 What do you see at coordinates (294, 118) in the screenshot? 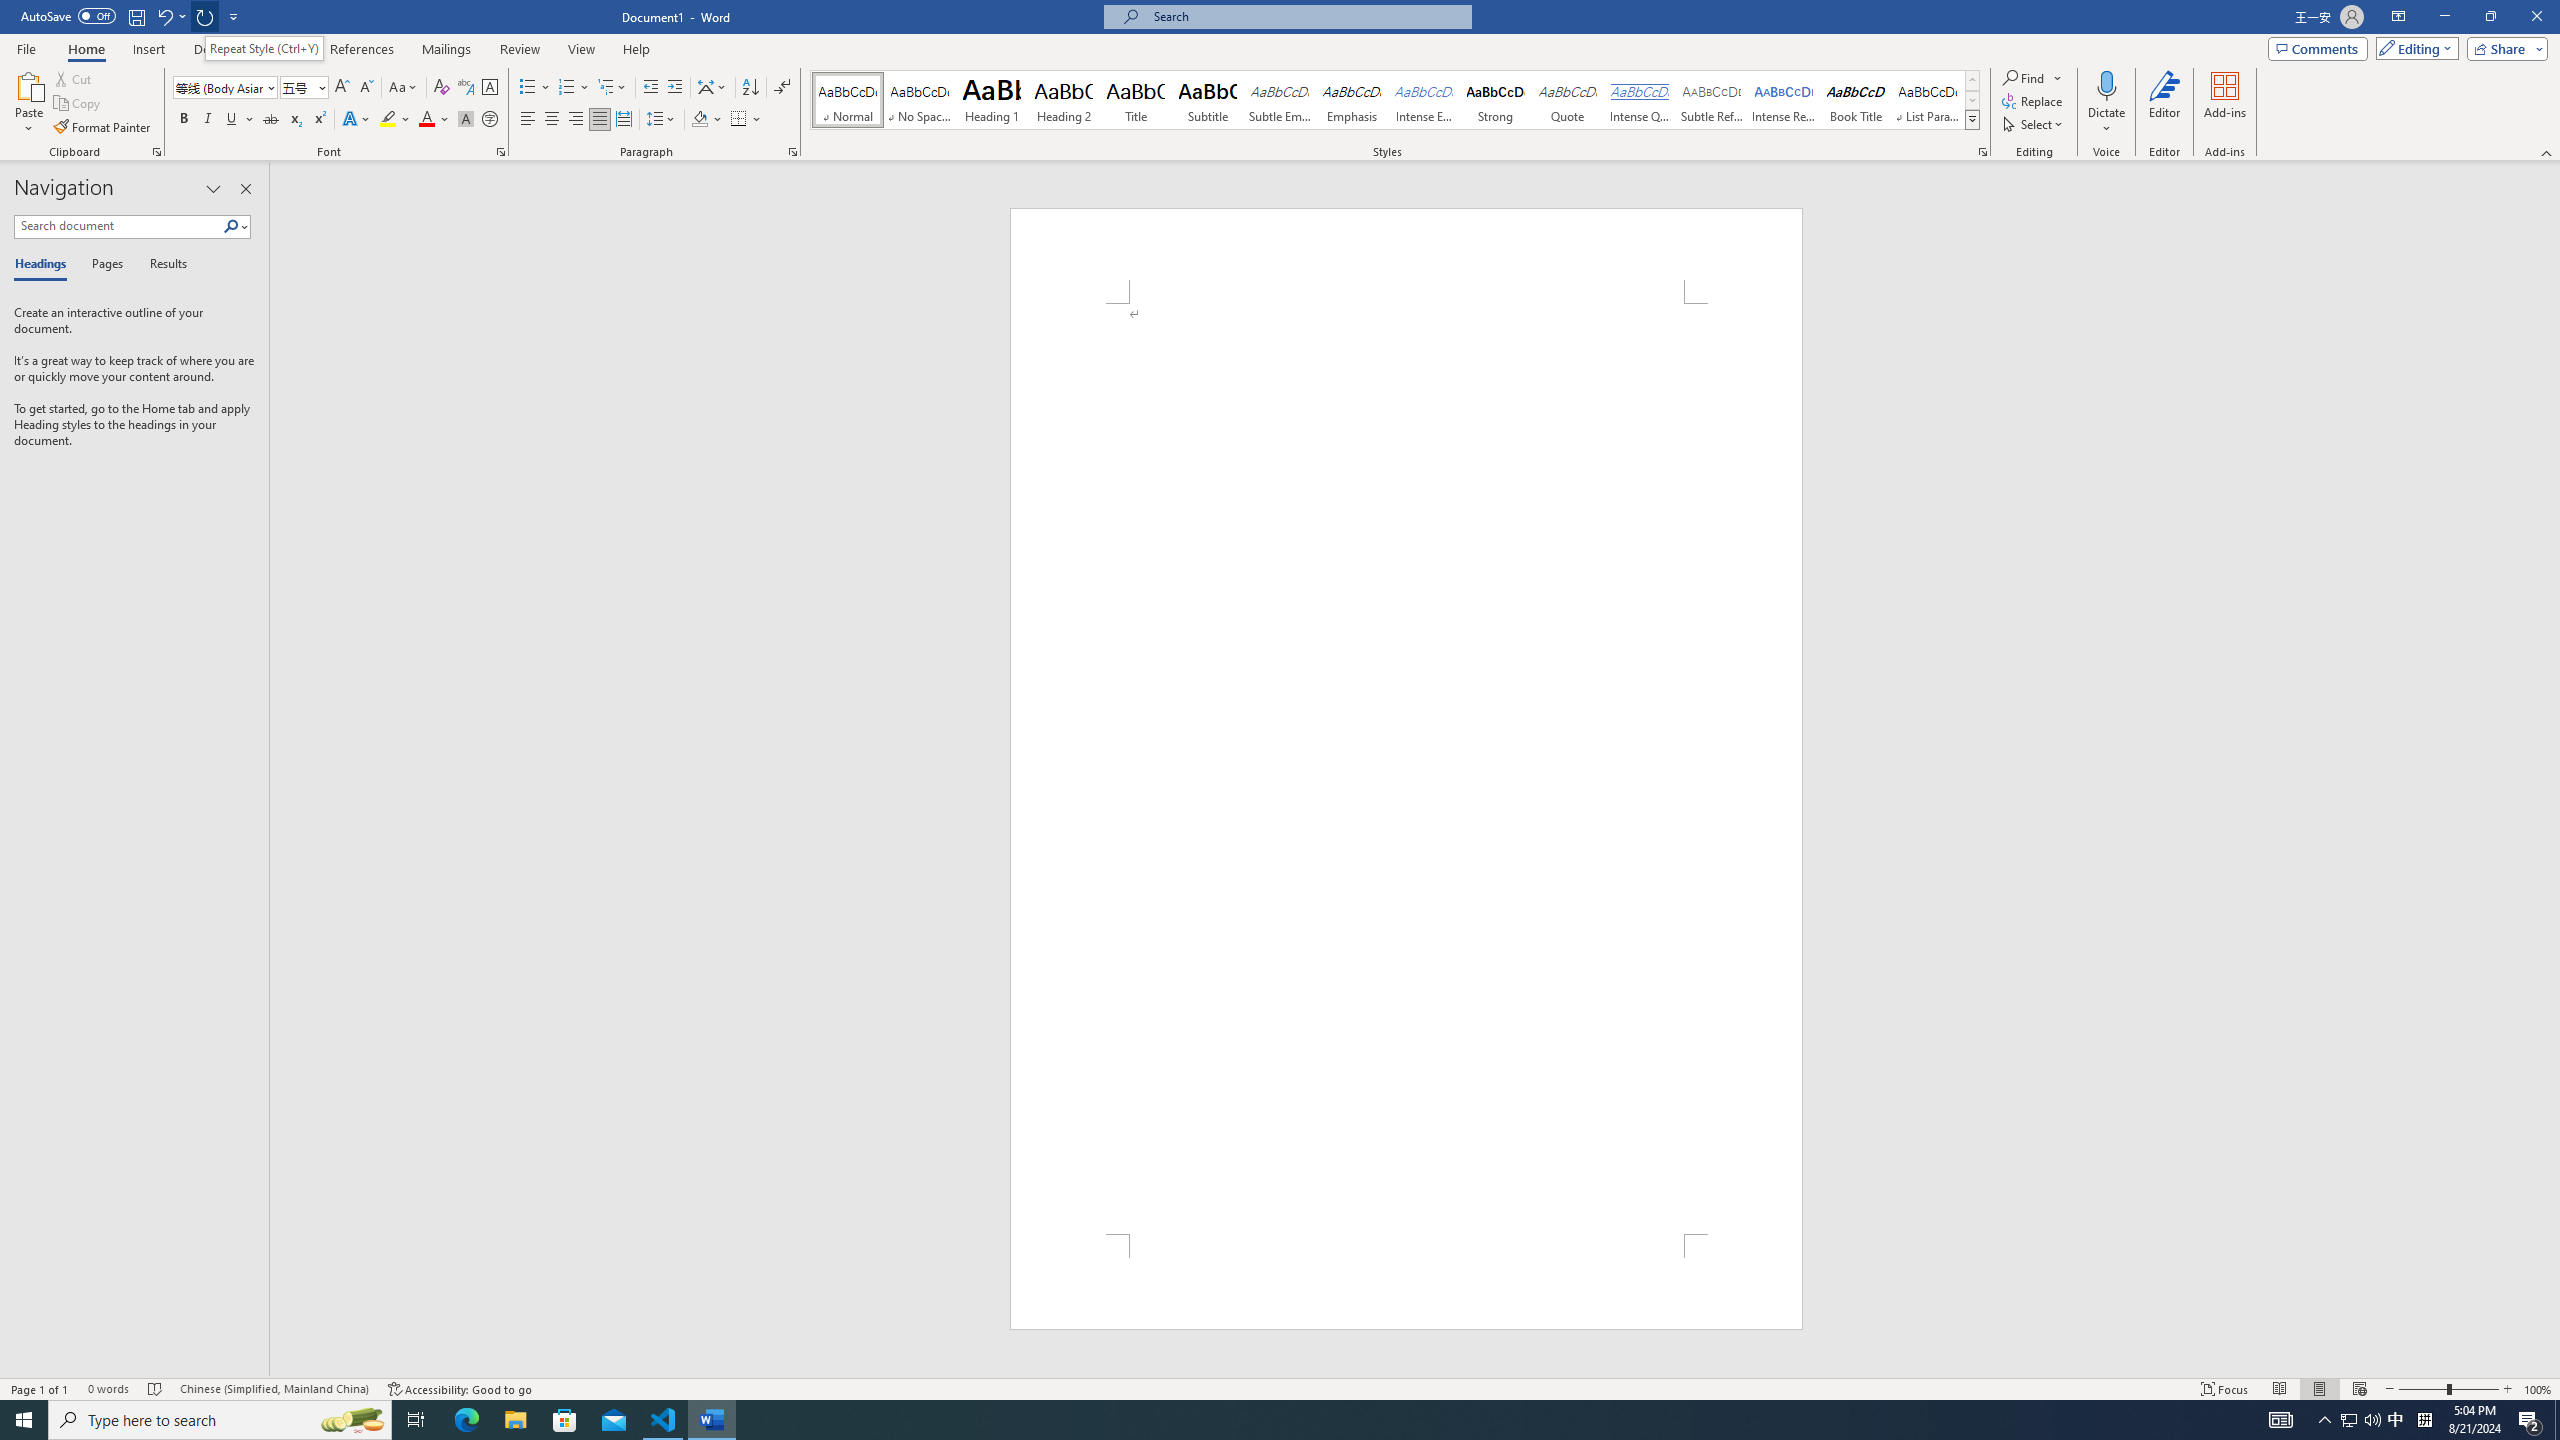
I see `'Subscript'` at bounding box center [294, 118].